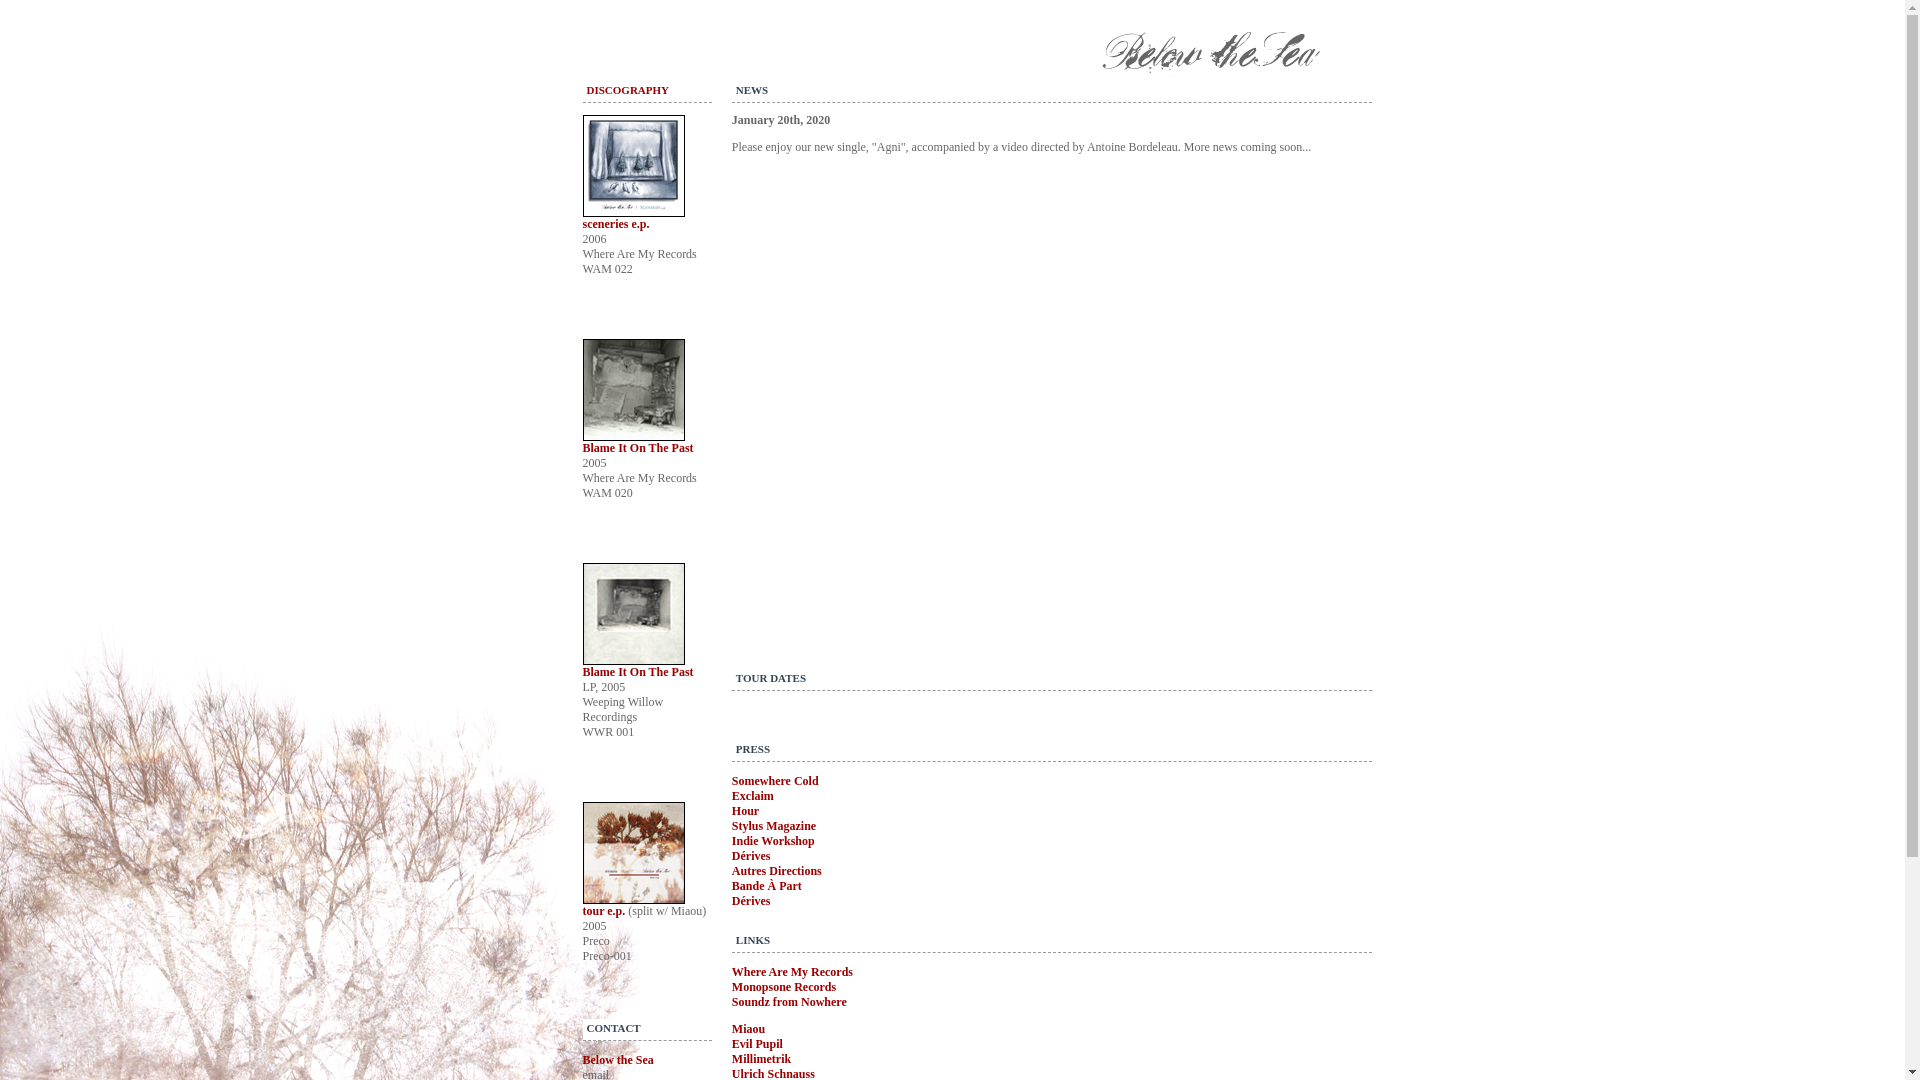  Describe the element at coordinates (747, 1029) in the screenshot. I see `'Miaou'` at that location.